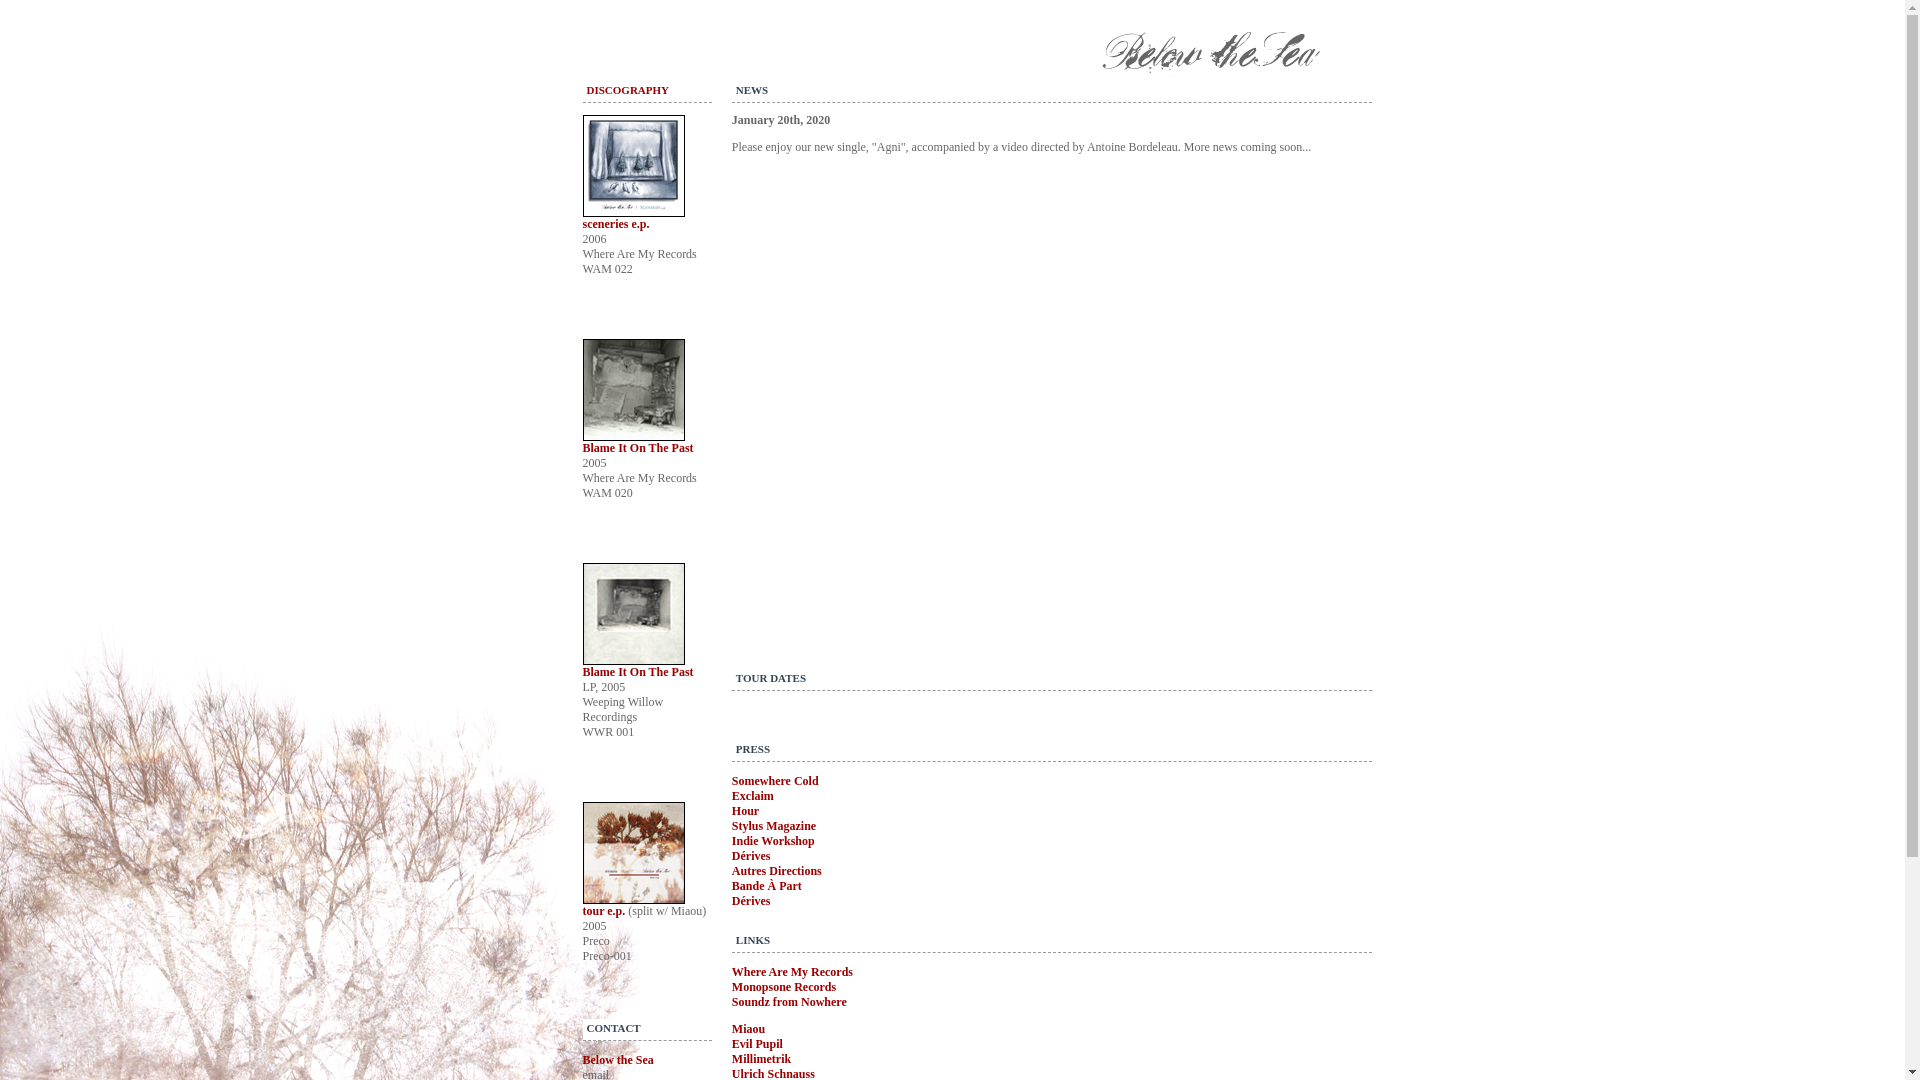  Describe the element at coordinates (747, 1029) in the screenshot. I see `'Miaou'` at that location.